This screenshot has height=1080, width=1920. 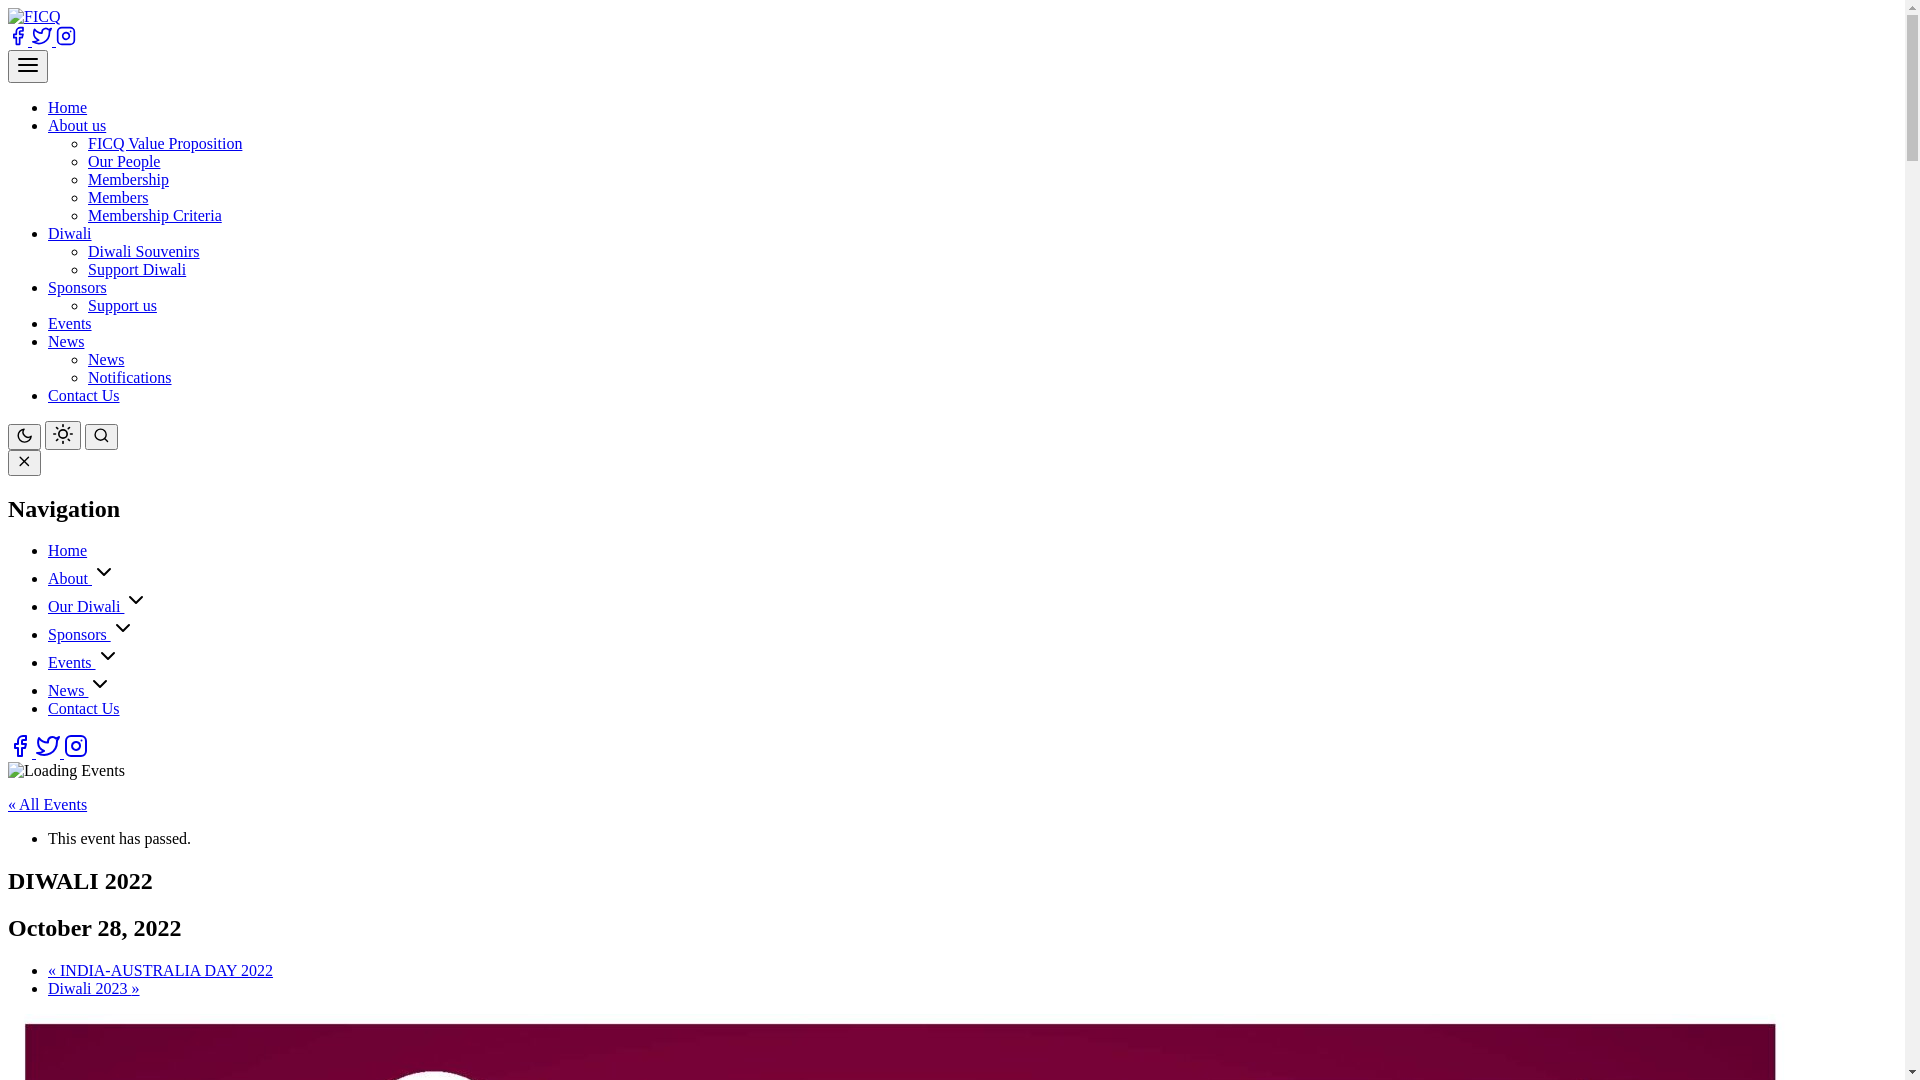 I want to click on 'Home', so click(x=67, y=550).